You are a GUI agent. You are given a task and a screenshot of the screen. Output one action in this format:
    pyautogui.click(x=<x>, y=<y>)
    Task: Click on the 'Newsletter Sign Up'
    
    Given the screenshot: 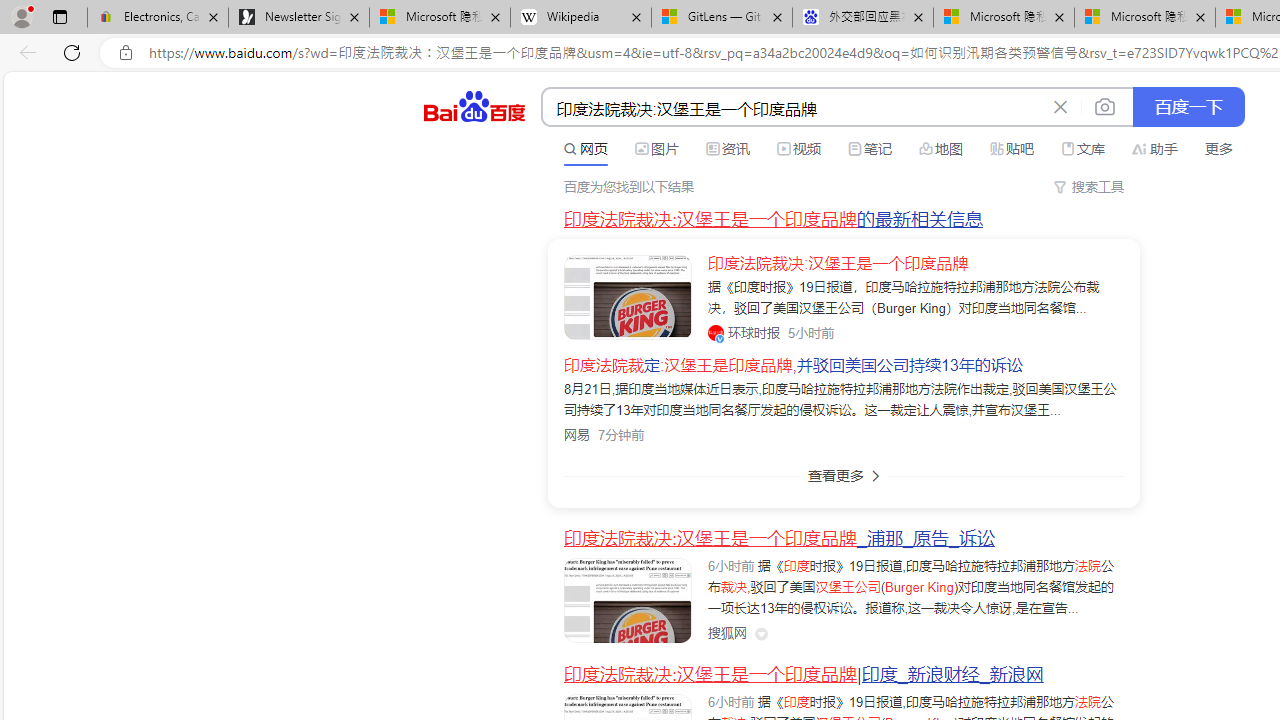 What is the action you would take?
    pyautogui.click(x=297, y=17)
    